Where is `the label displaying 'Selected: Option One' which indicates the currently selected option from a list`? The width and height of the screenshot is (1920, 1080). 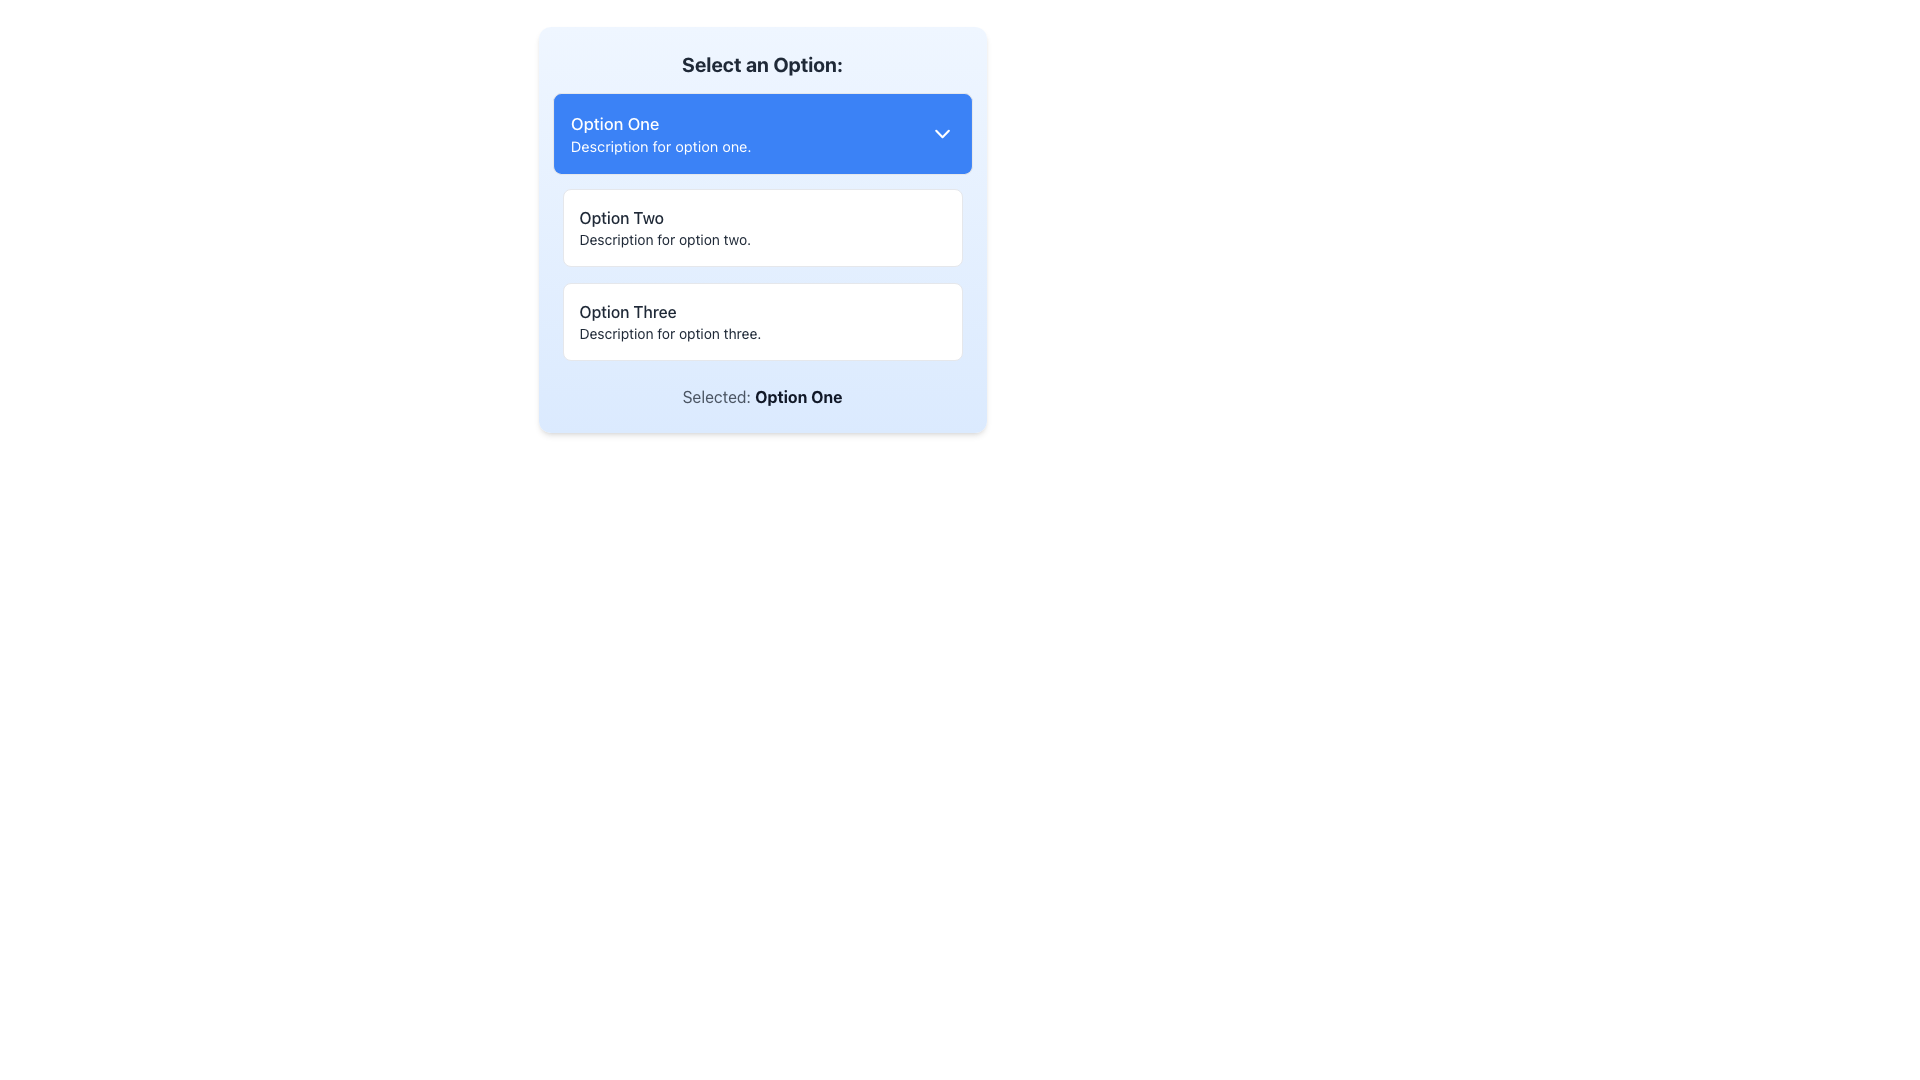
the label displaying 'Selected: Option One' which indicates the currently selected option from a list is located at coordinates (761, 397).